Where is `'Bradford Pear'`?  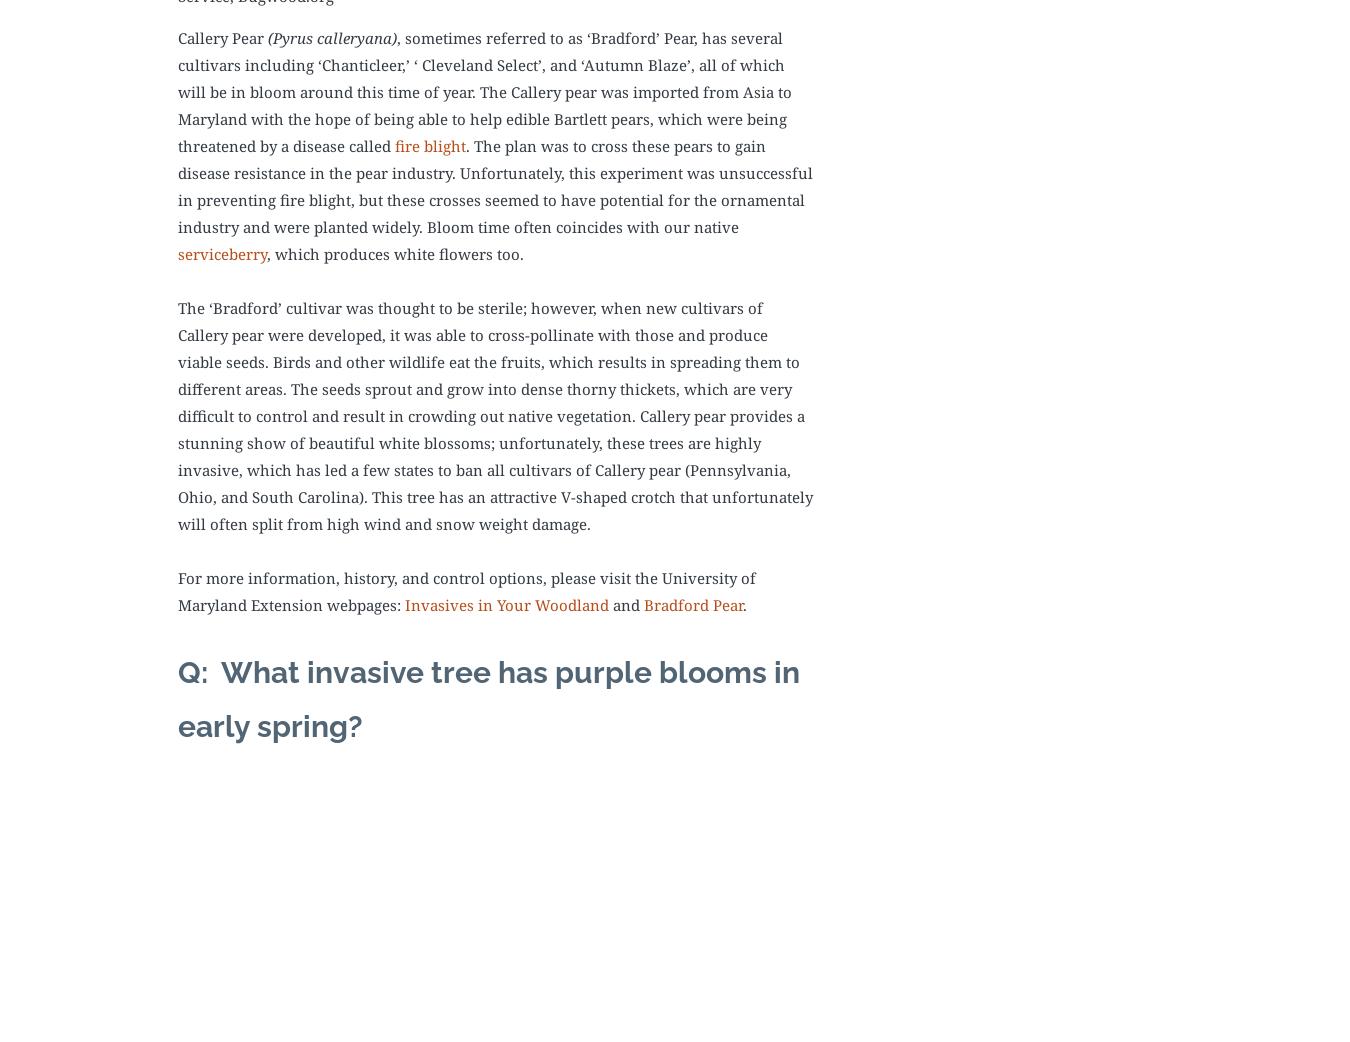
'Bradford Pear' is located at coordinates (643, 603).